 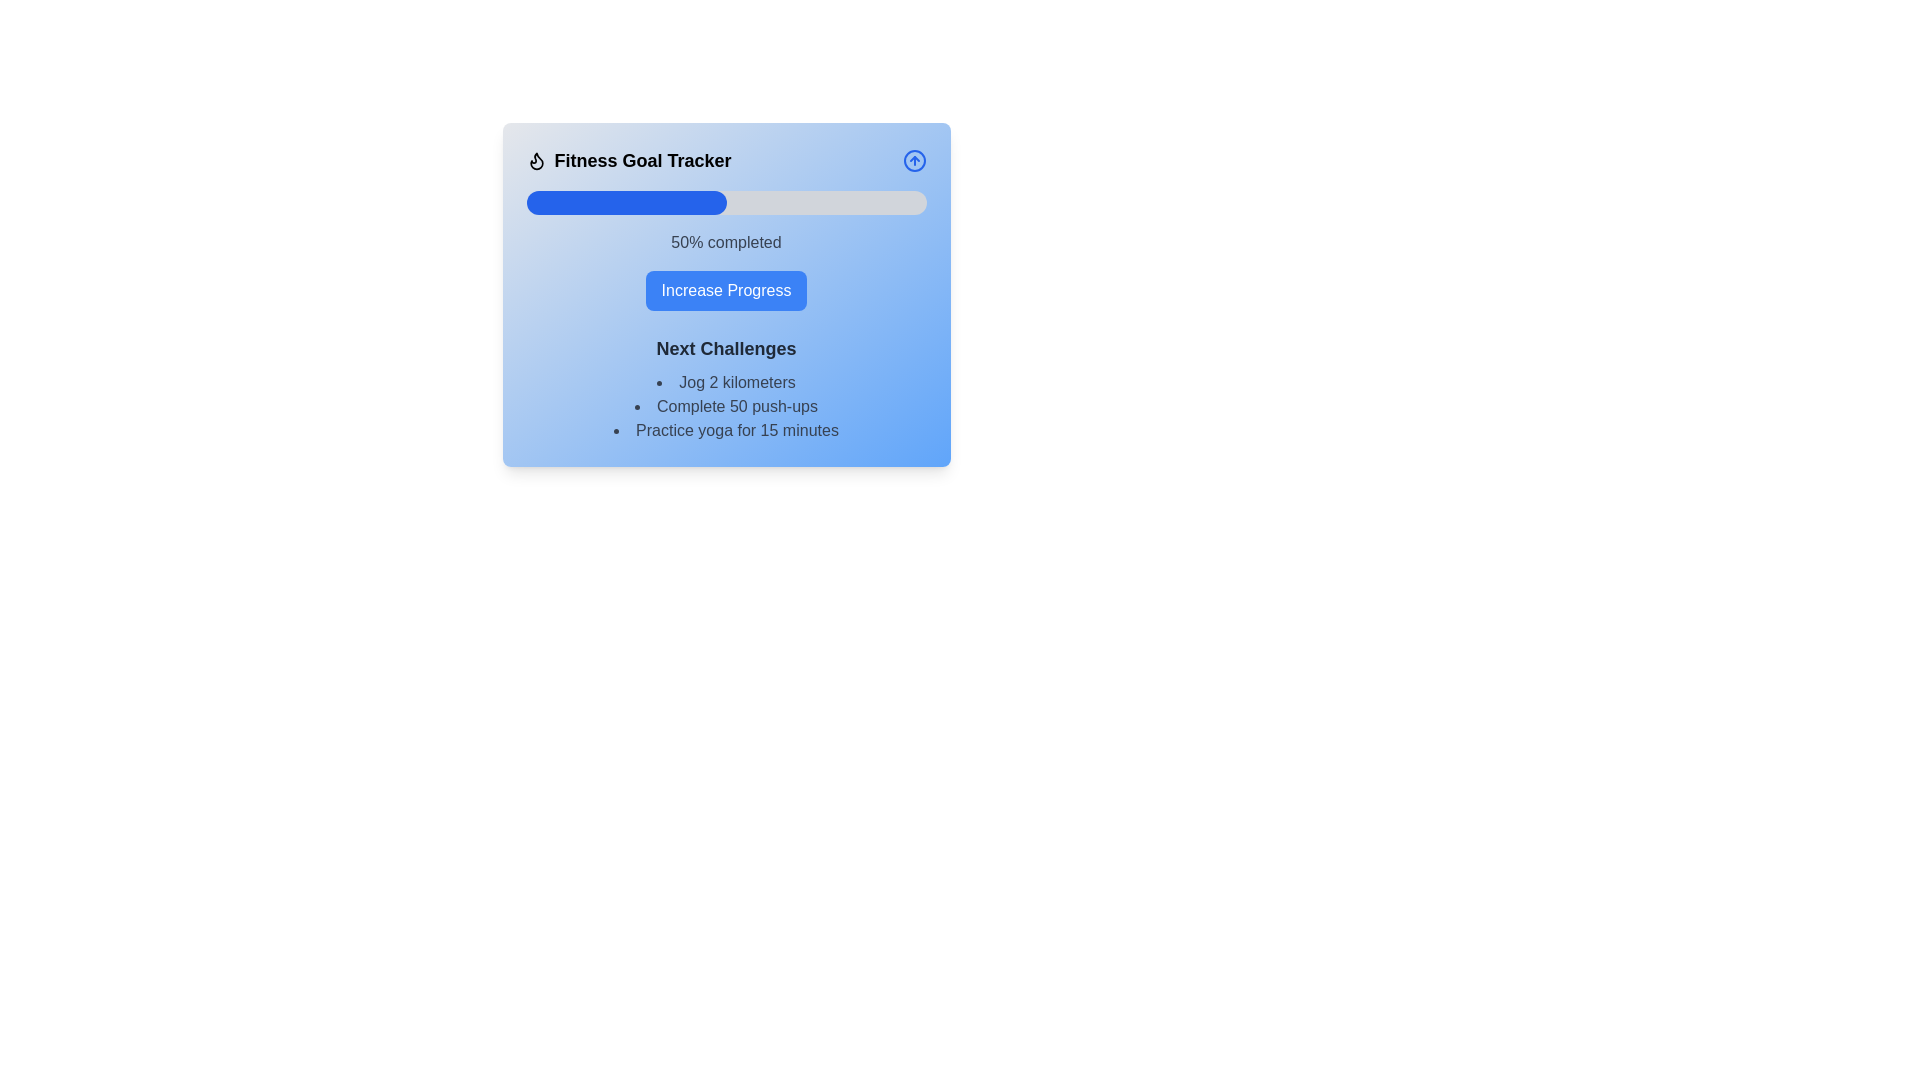 What do you see at coordinates (725, 406) in the screenshot?
I see `text label displaying 'Complete 50 push-ups', which is the second item in the 'Next Challenges' section of the UI, located between 'Jog 2 kilometers' and 'Practice yoga for 15 minutes'` at bounding box center [725, 406].